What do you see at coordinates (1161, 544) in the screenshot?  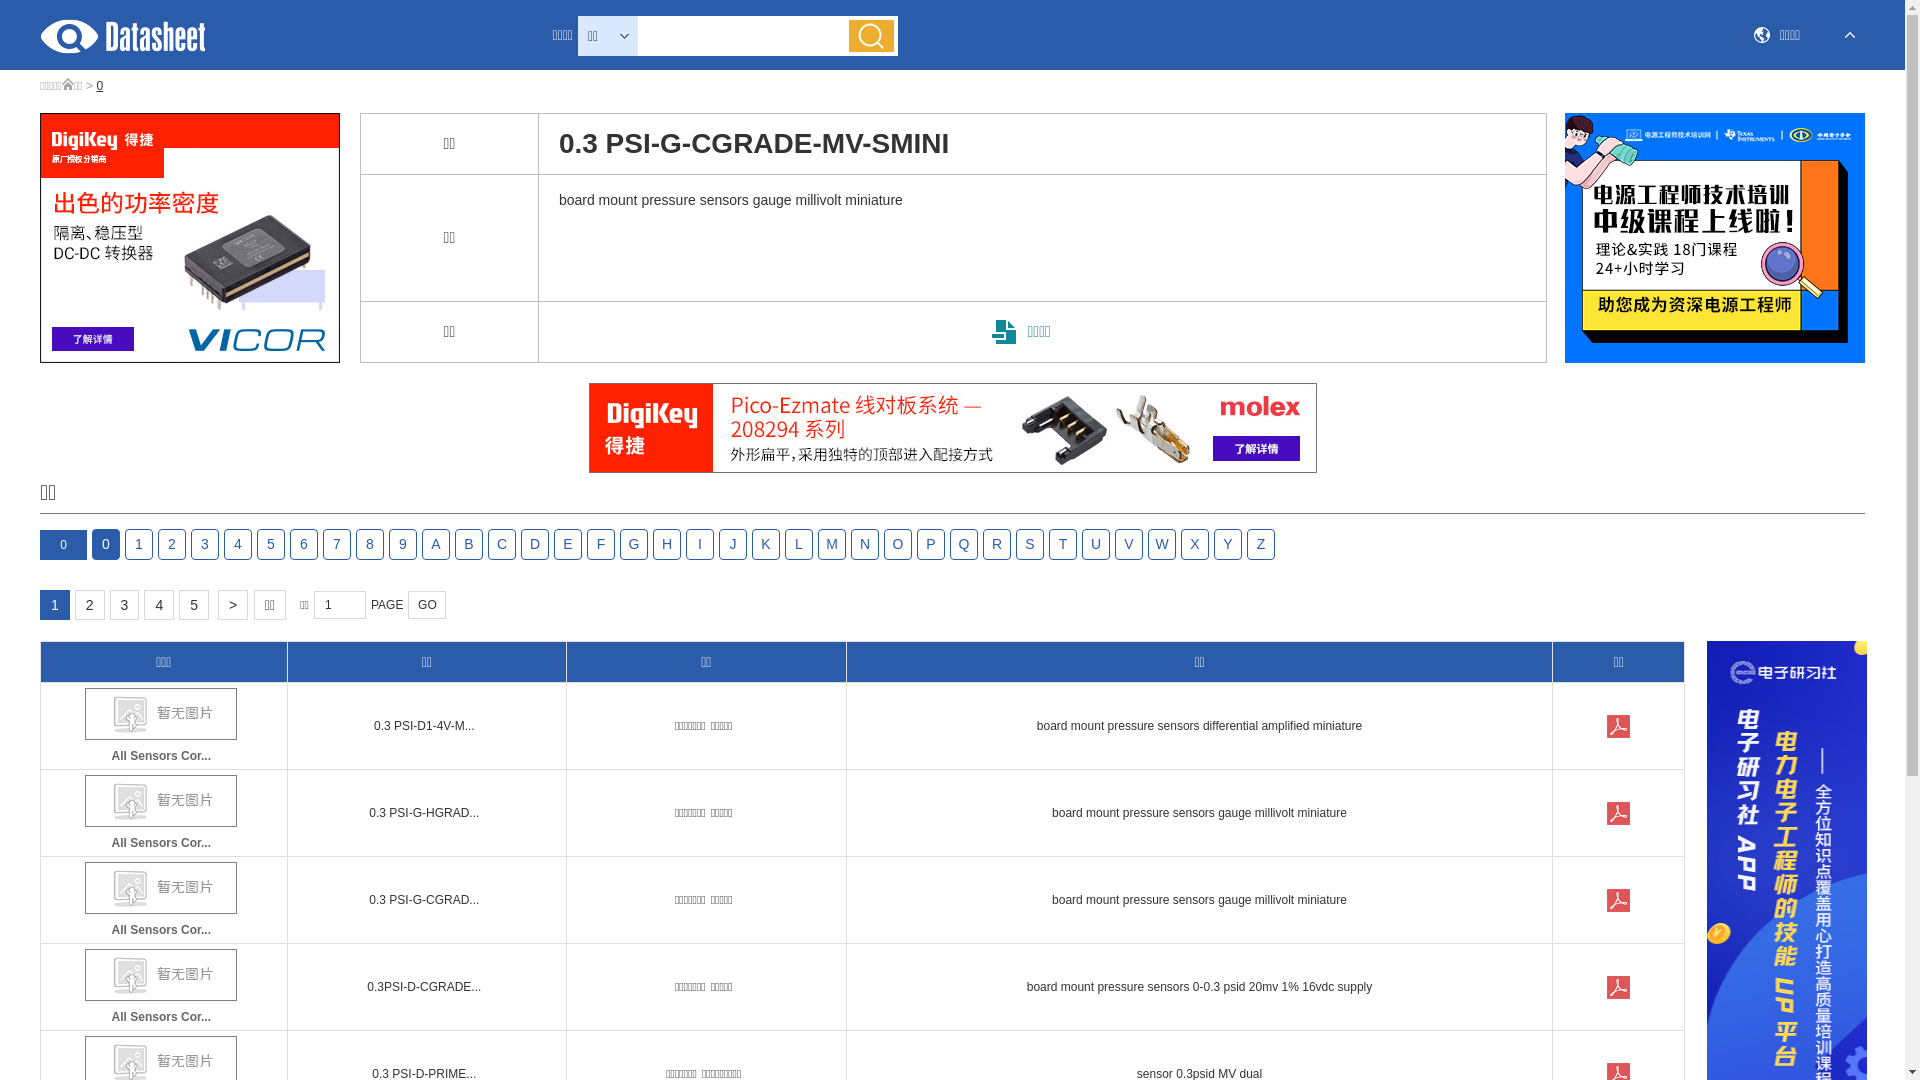 I see `'W'` at bounding box center [1161, 544].